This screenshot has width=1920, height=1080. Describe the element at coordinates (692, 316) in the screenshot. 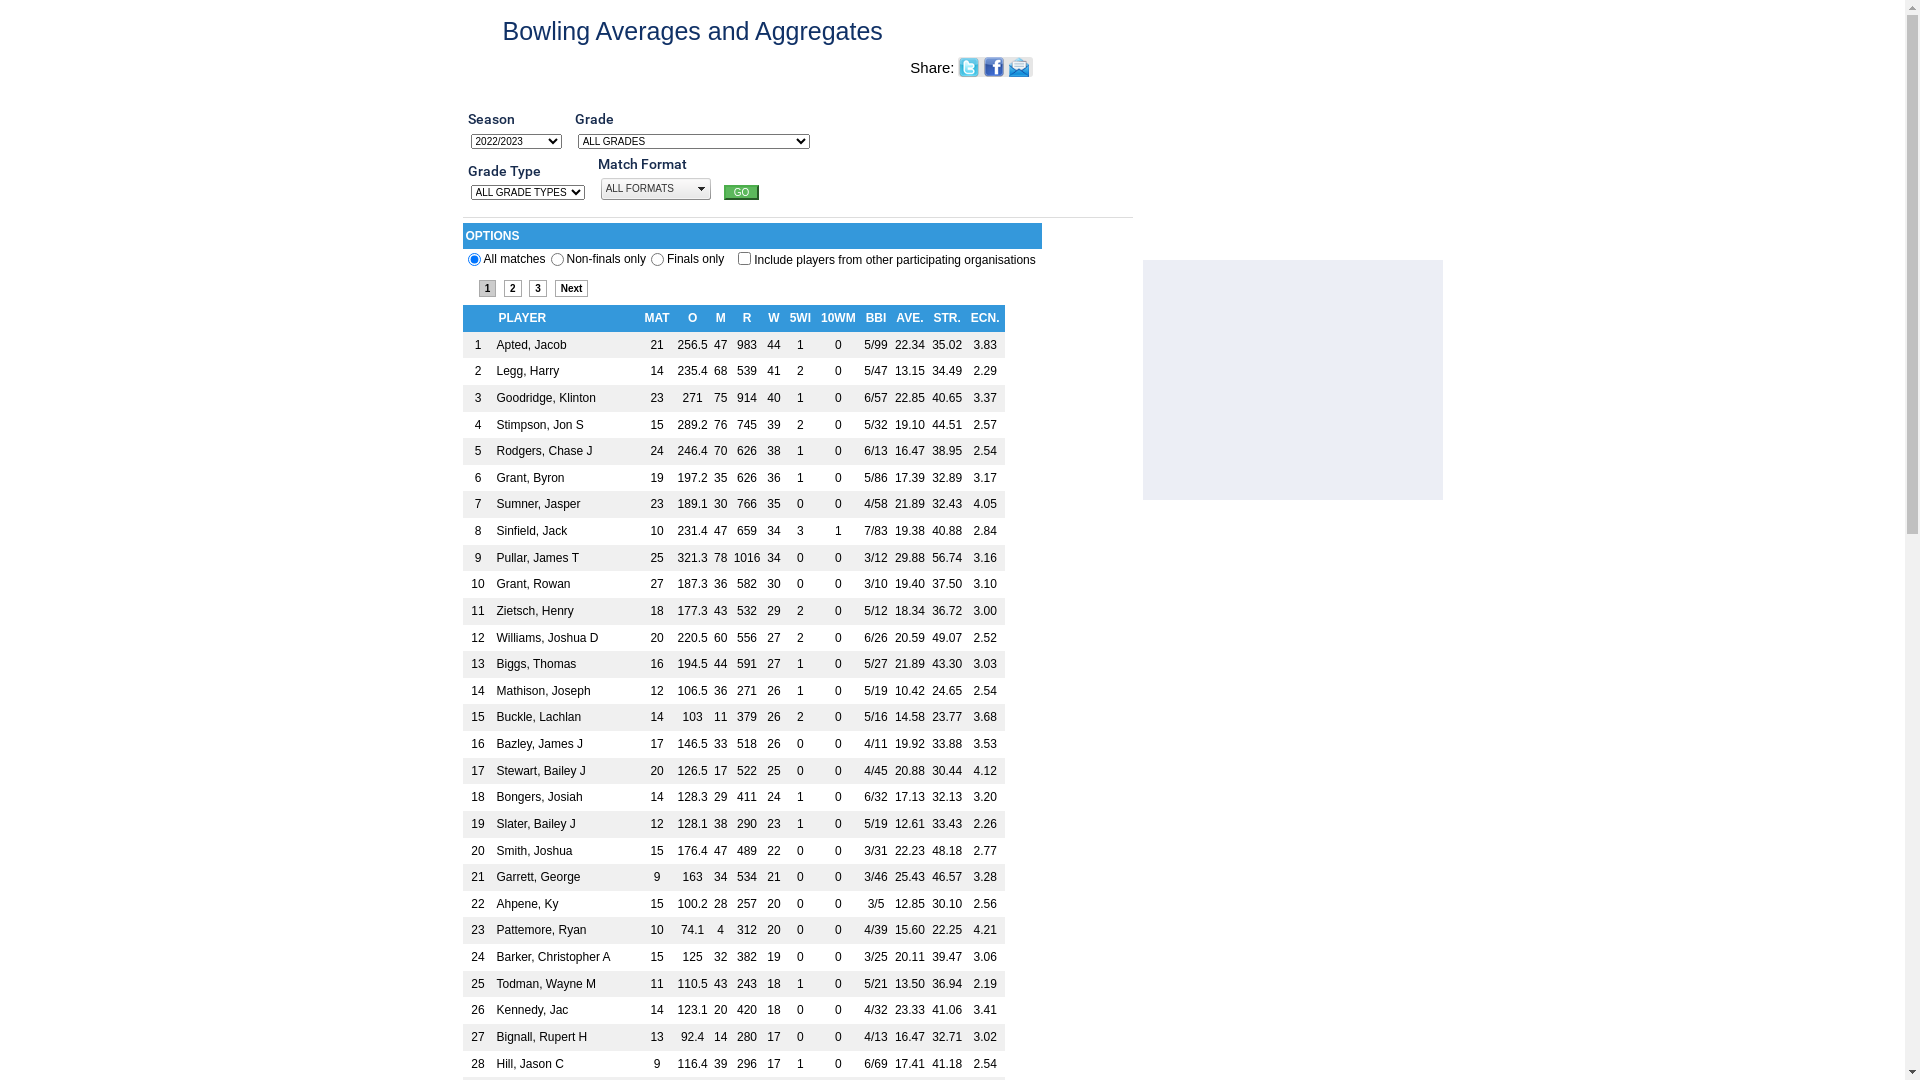

I see `'O'` at that location.